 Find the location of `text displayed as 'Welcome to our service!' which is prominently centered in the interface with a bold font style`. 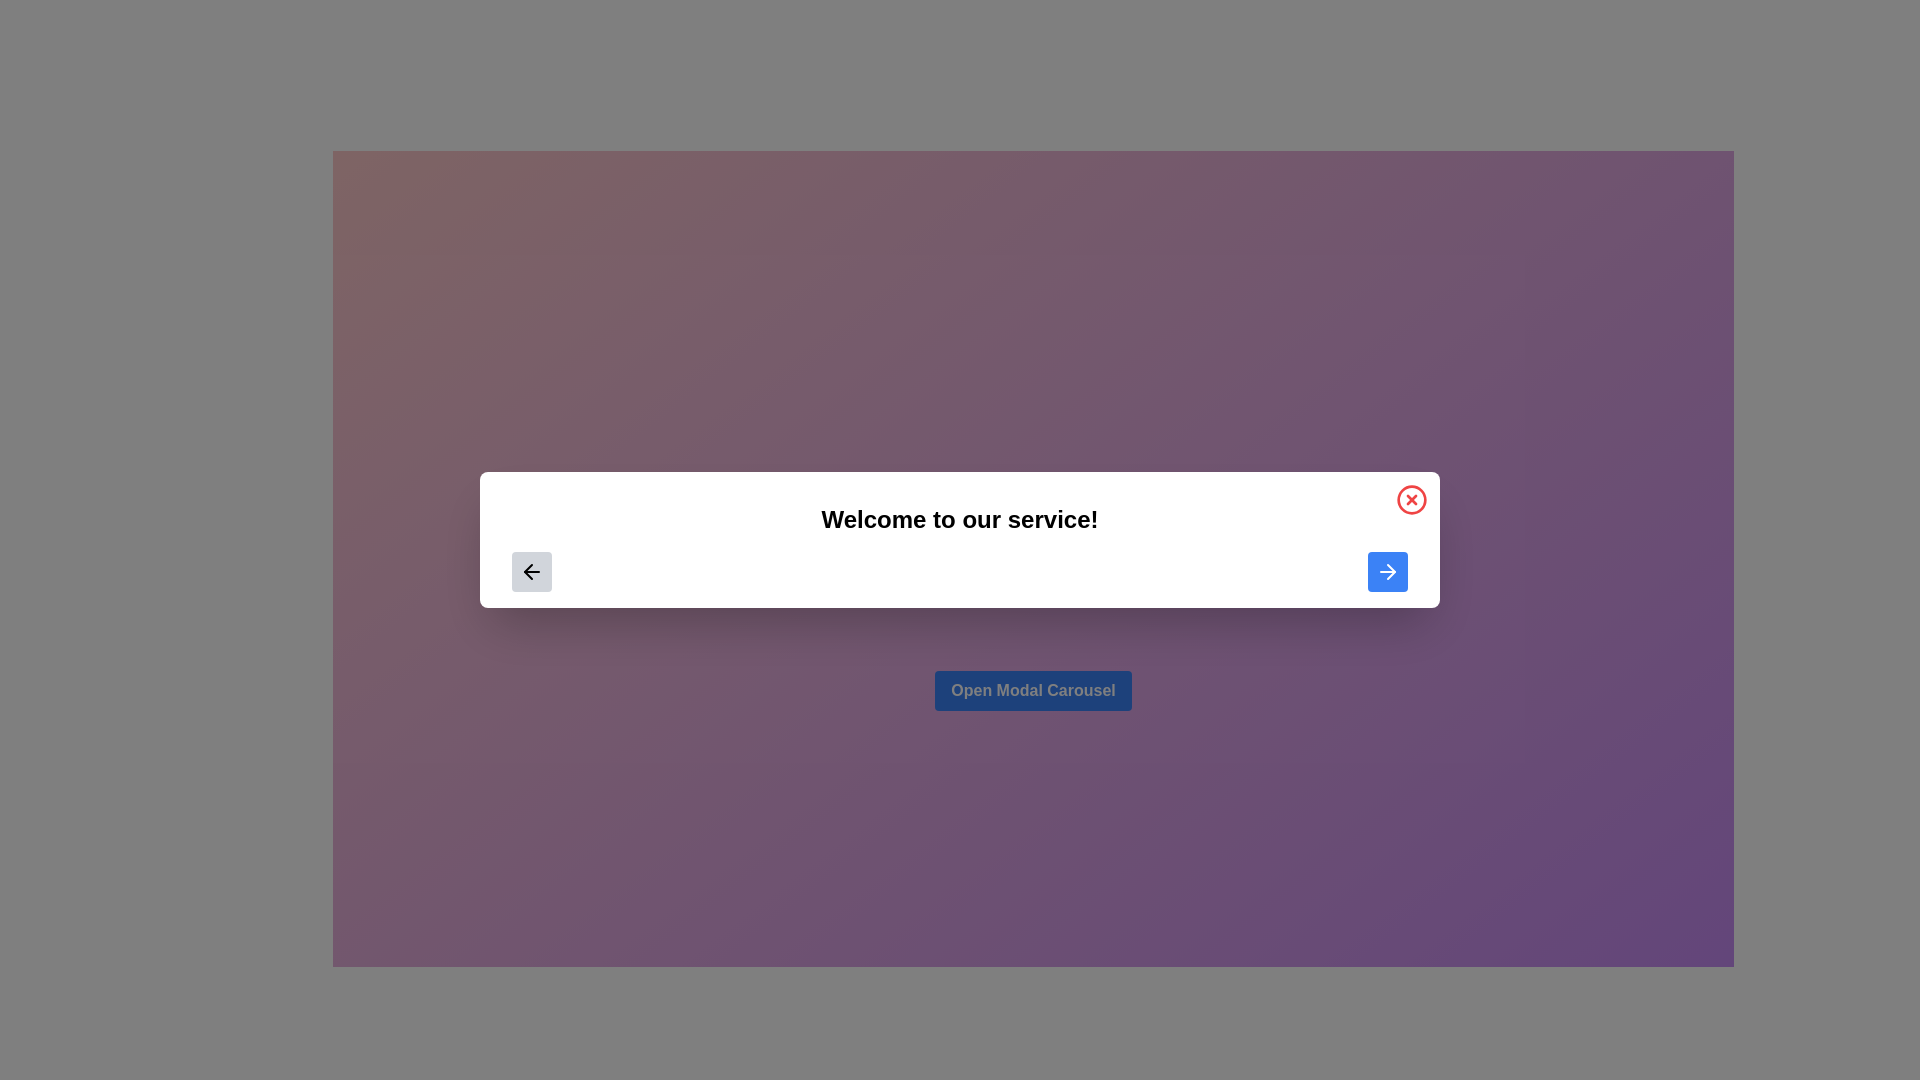

text displayed as 'Welcome to our service!' which is prominently centered in the interface with a bold font style is located at coordinates (960, 519).